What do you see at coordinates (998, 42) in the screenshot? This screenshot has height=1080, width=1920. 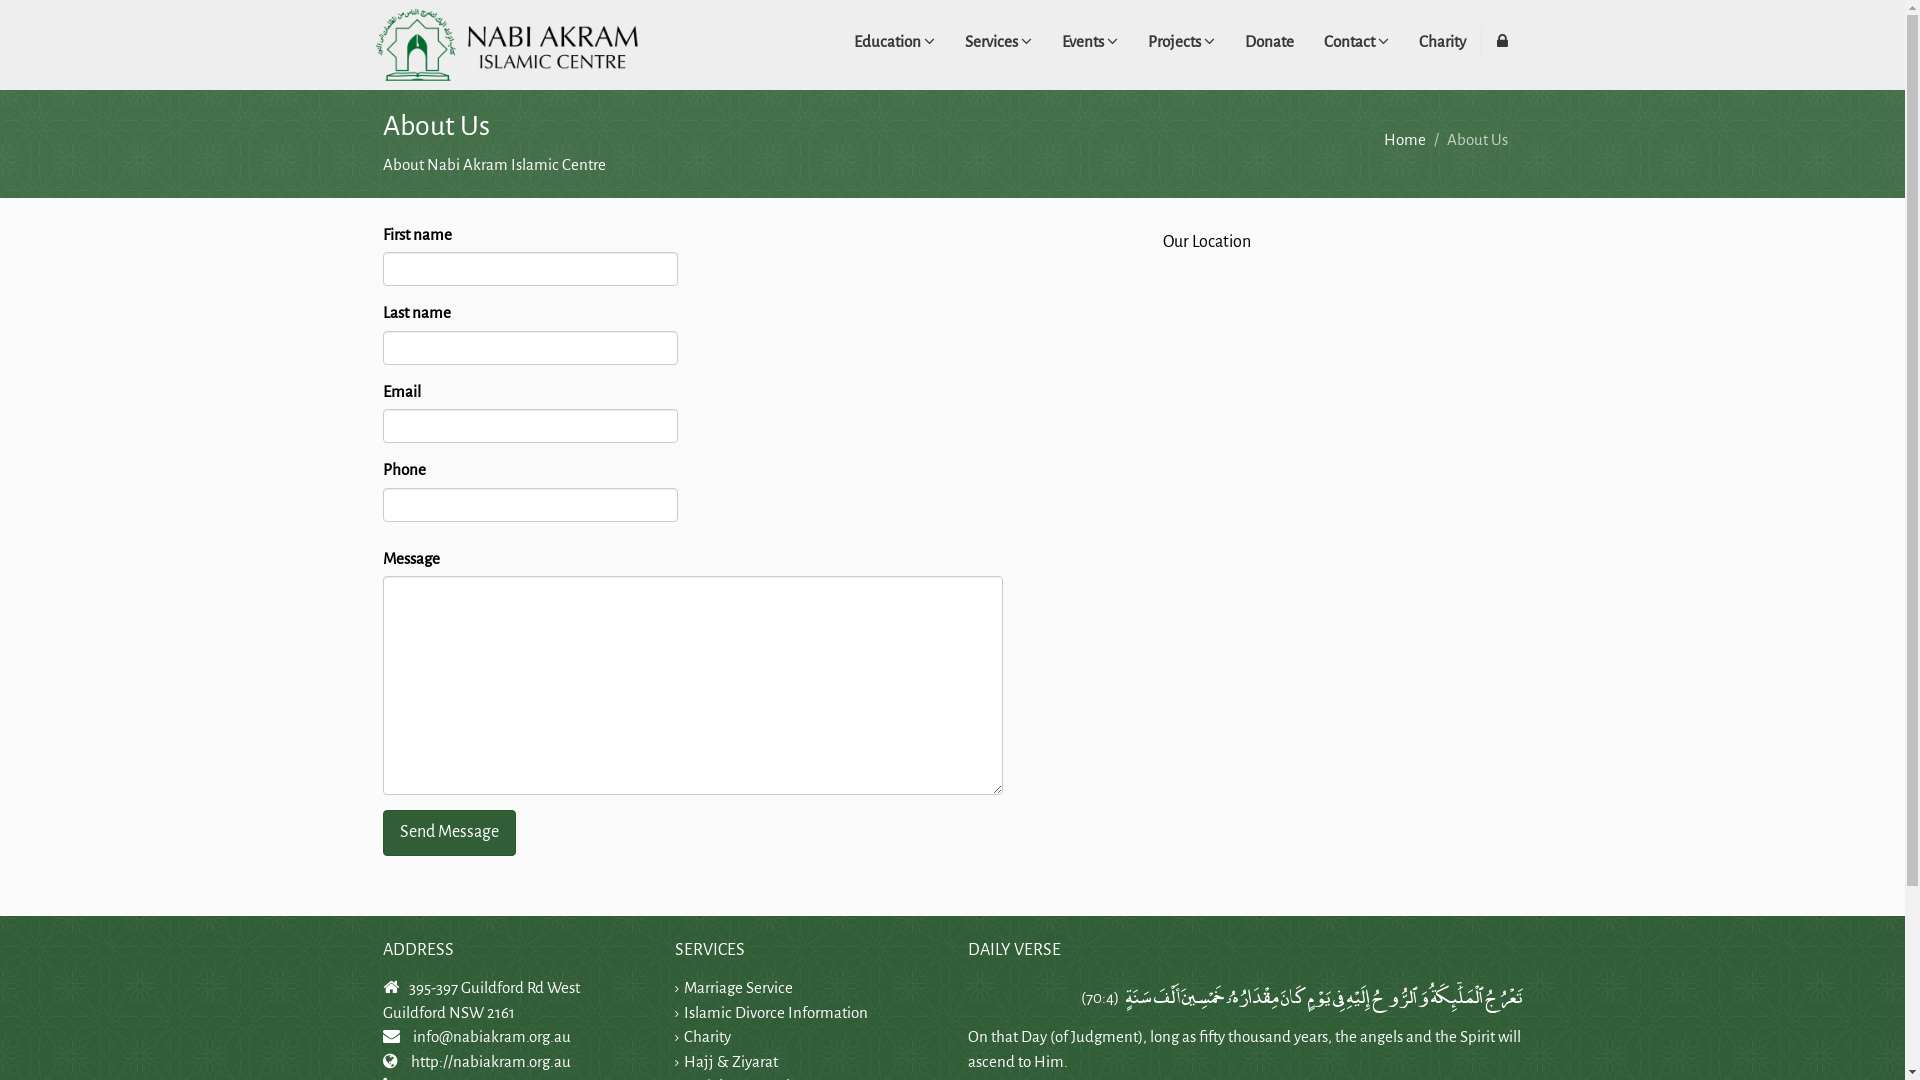 I see `'Services'` at bounding box center [998, 42].